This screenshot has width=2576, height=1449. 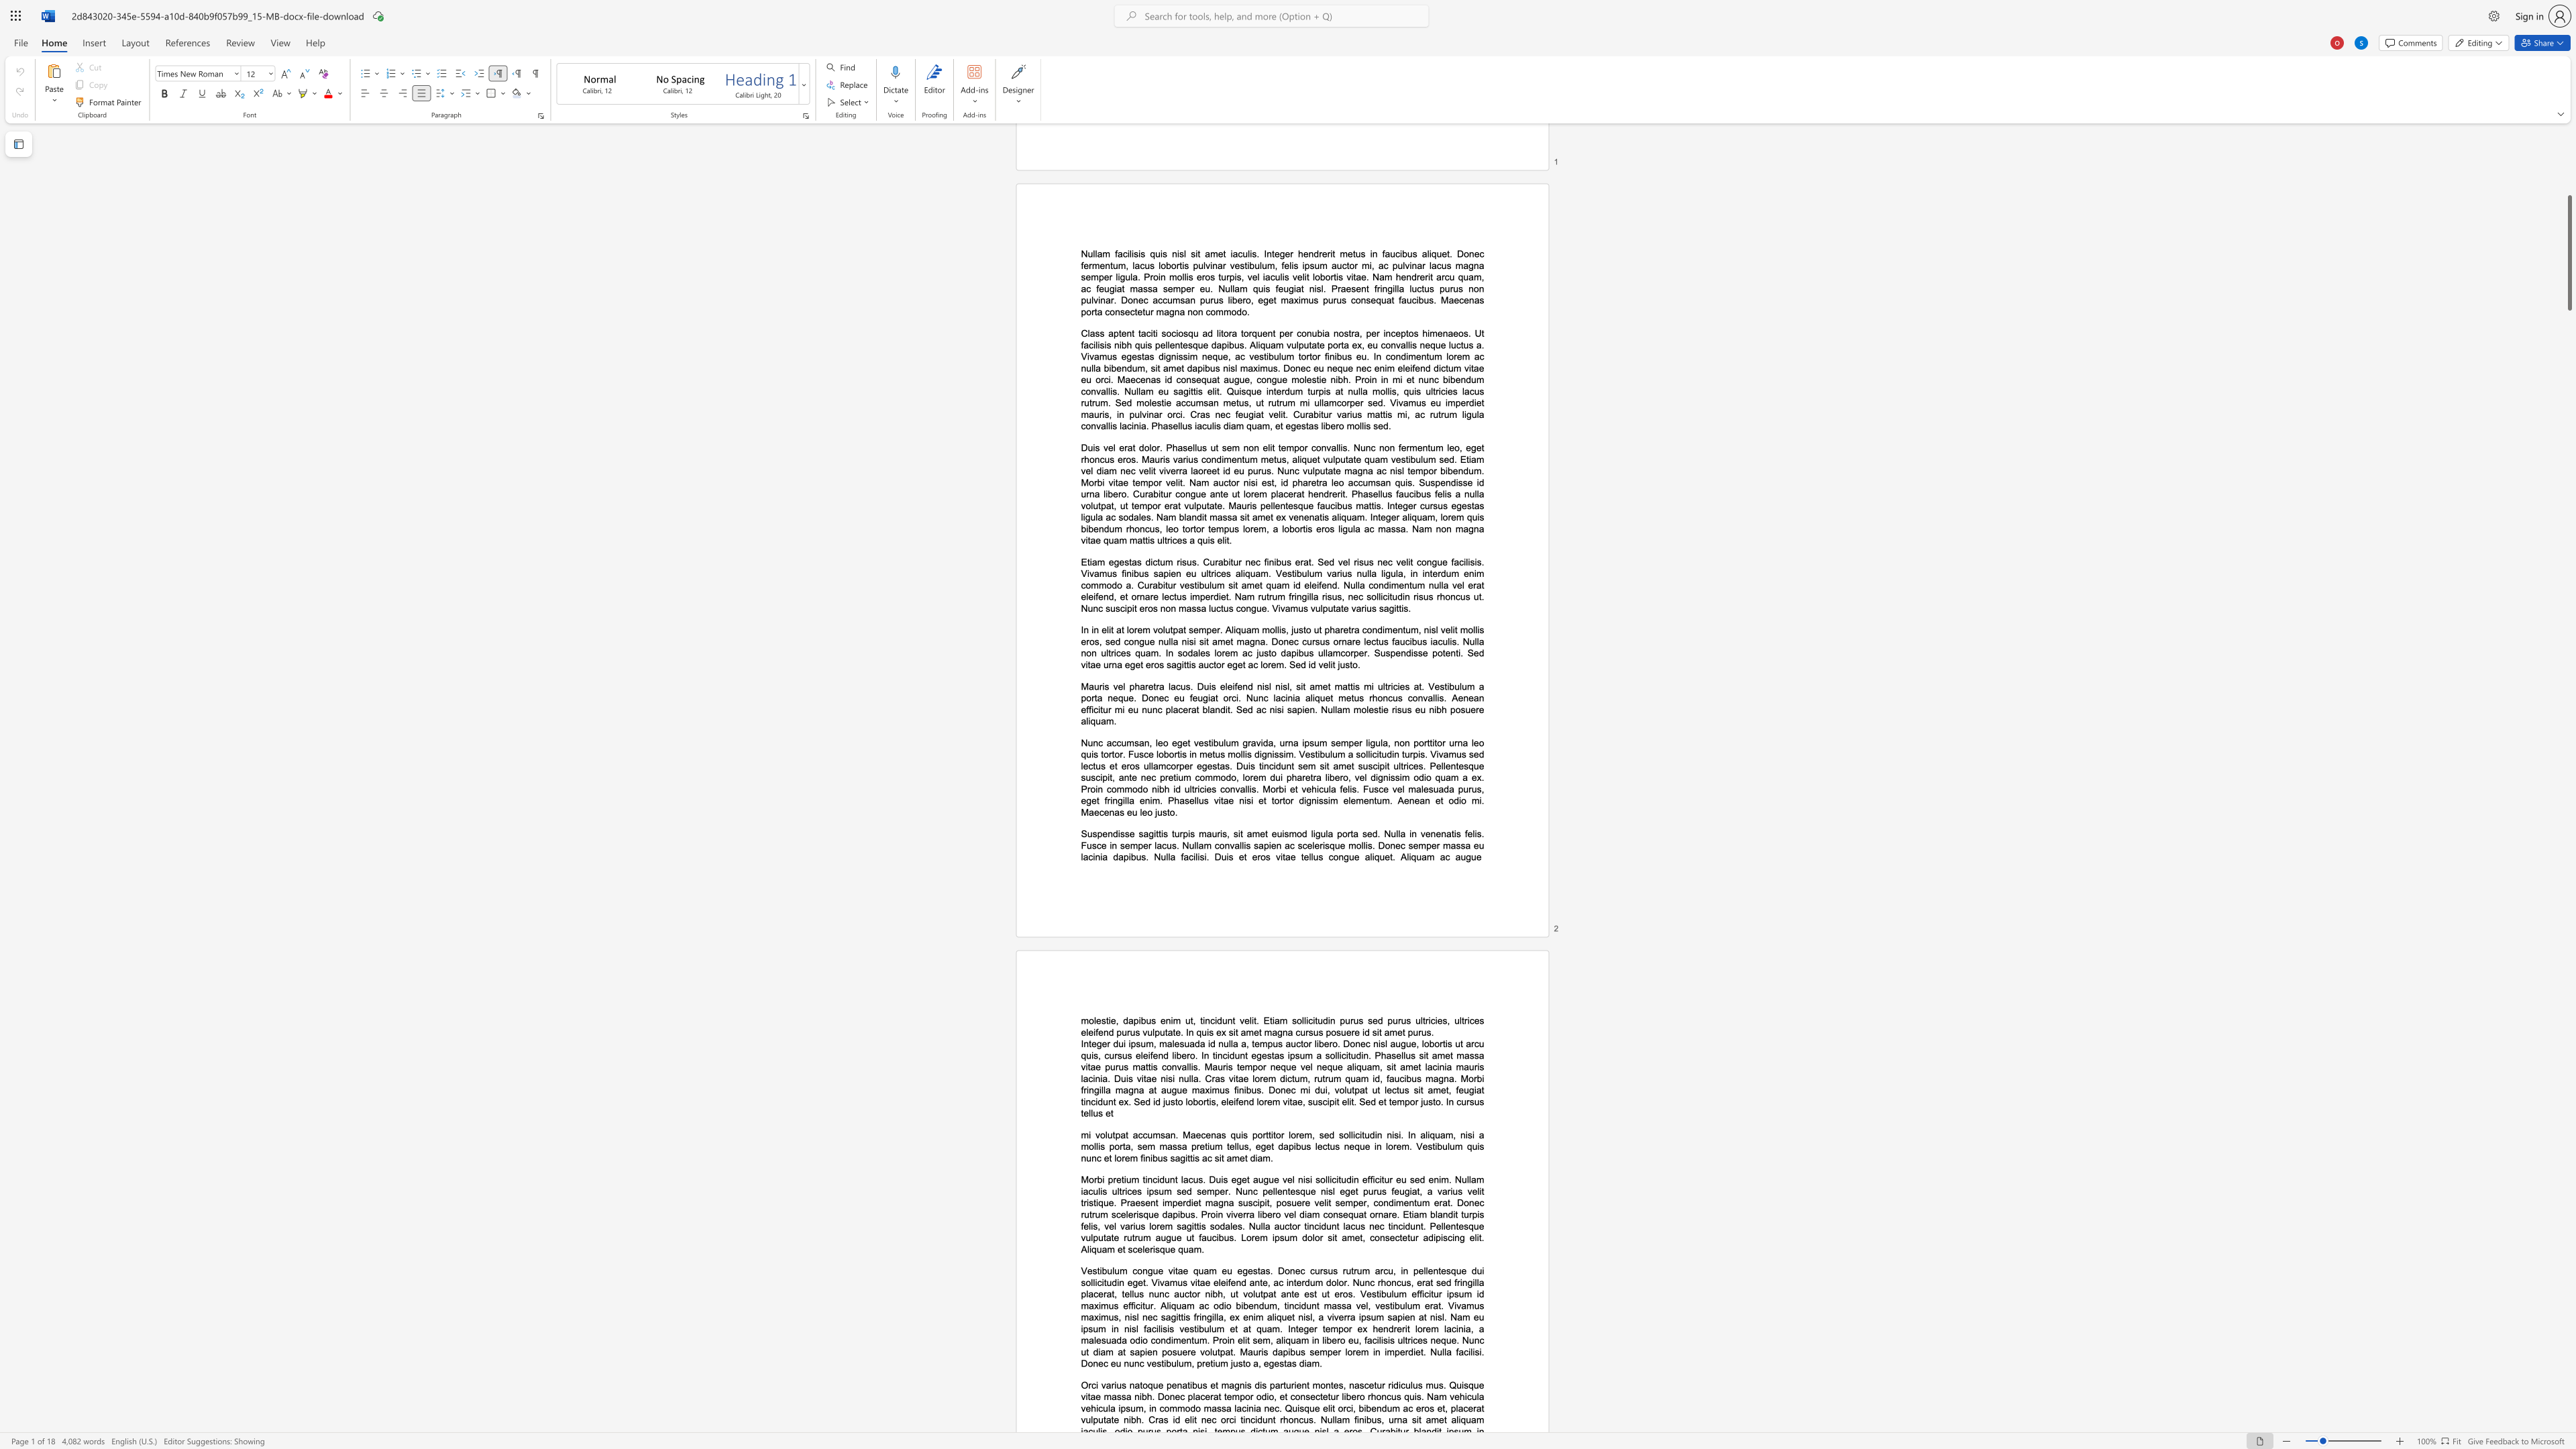 What do you see at coordinates (1237, 833) in the screenshot?
I see `the subset text "it amet euismod ligula porta sed. Nulla in venenatis felis. Fusce in semper lacus. Nullam c" within the text "Suspendisse sagittis turpis mauris, sit amet euismod ligula porta sed. Nulla in venenatis felis. Fusce in semper lacus. Nullam convallis sapien ac scelerisque mollis. Donec semper massa eu lacinia dapibus. Nulla facilisi. Duis et eros vitae tellus congue aliquet. Aliquam ac augue"` at bounding box center [1237, 833].